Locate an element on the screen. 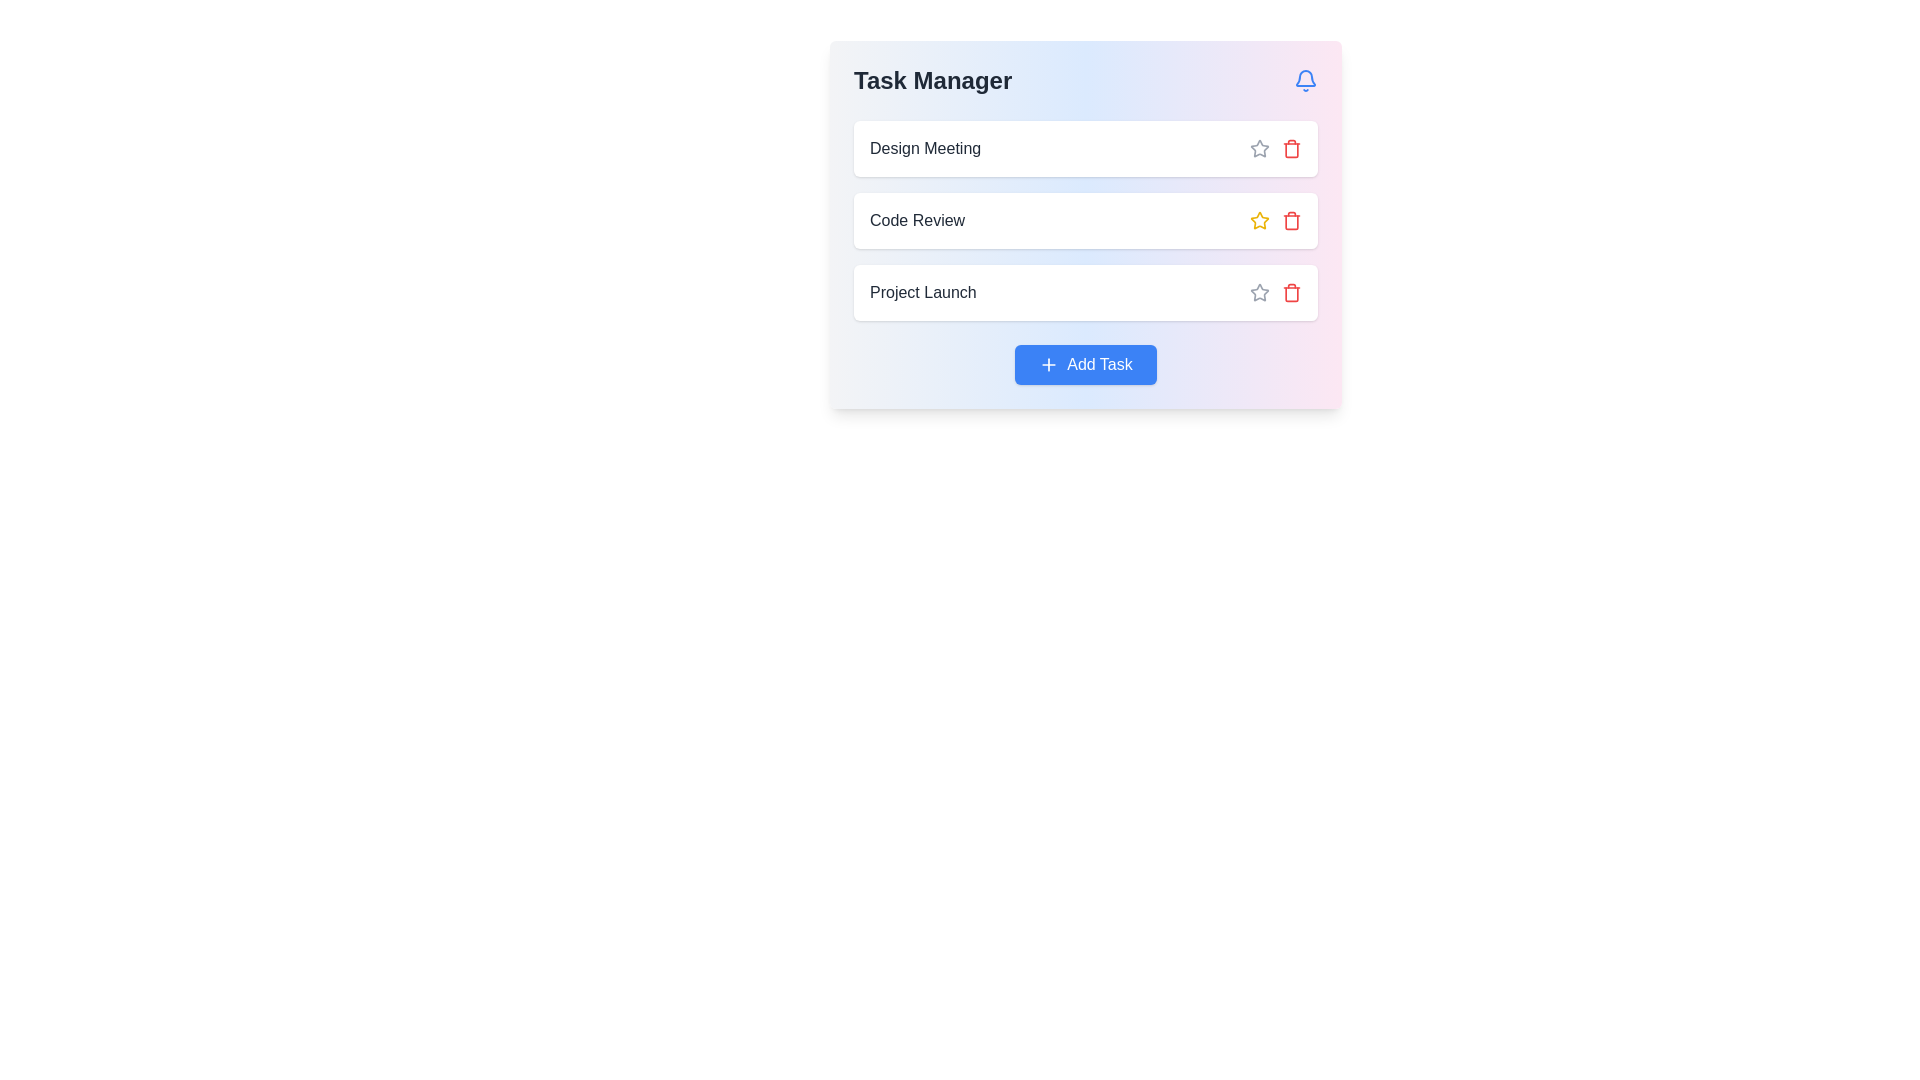 This screenshot has width=1920, height=1080. the bell-shaped graphical icon located at the upper-right corner of the task manager interface is located at coordinates (1305, 77).